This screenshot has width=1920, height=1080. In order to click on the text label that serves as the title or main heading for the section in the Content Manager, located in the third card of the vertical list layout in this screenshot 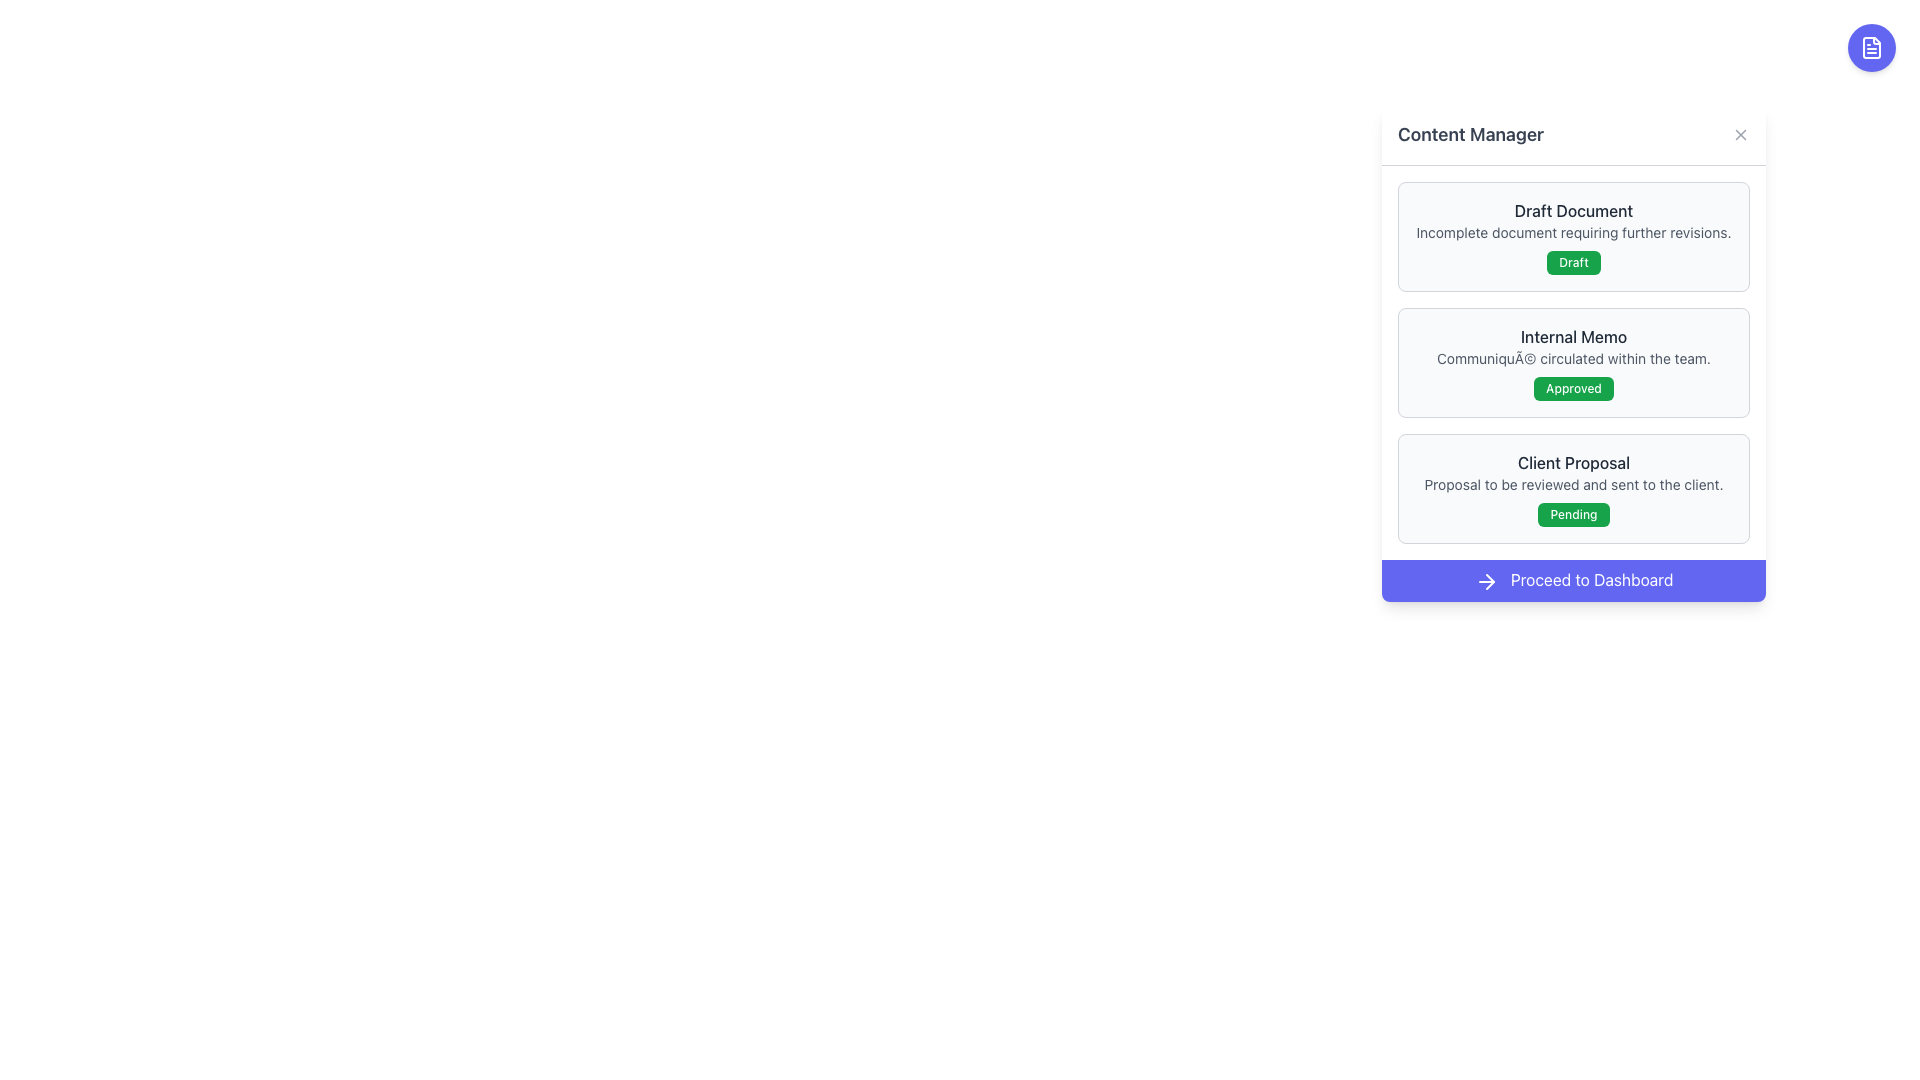, I will do `click(1573, 462)`.